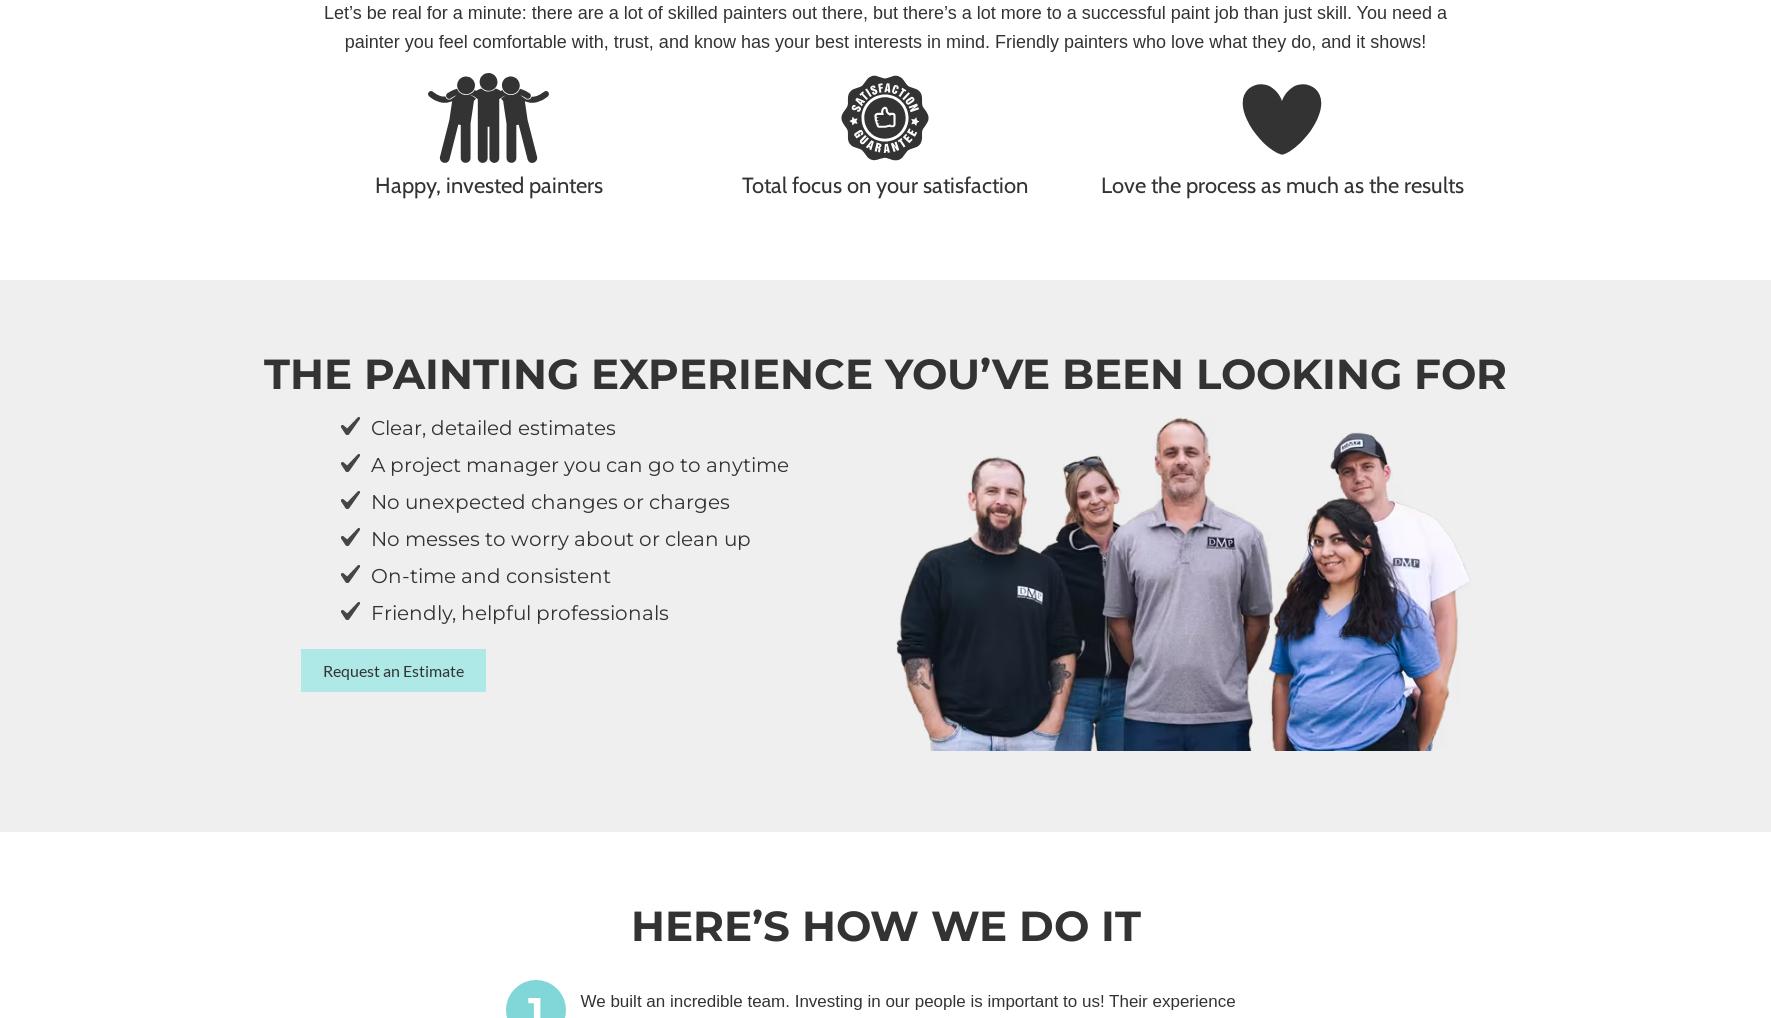 This screenshot has width=1771, height=1018. What do you see at coordinates (1280, 184) in the screenshot?
I see `'Love the process as much as the results'` at bounding box center [1280, 184].